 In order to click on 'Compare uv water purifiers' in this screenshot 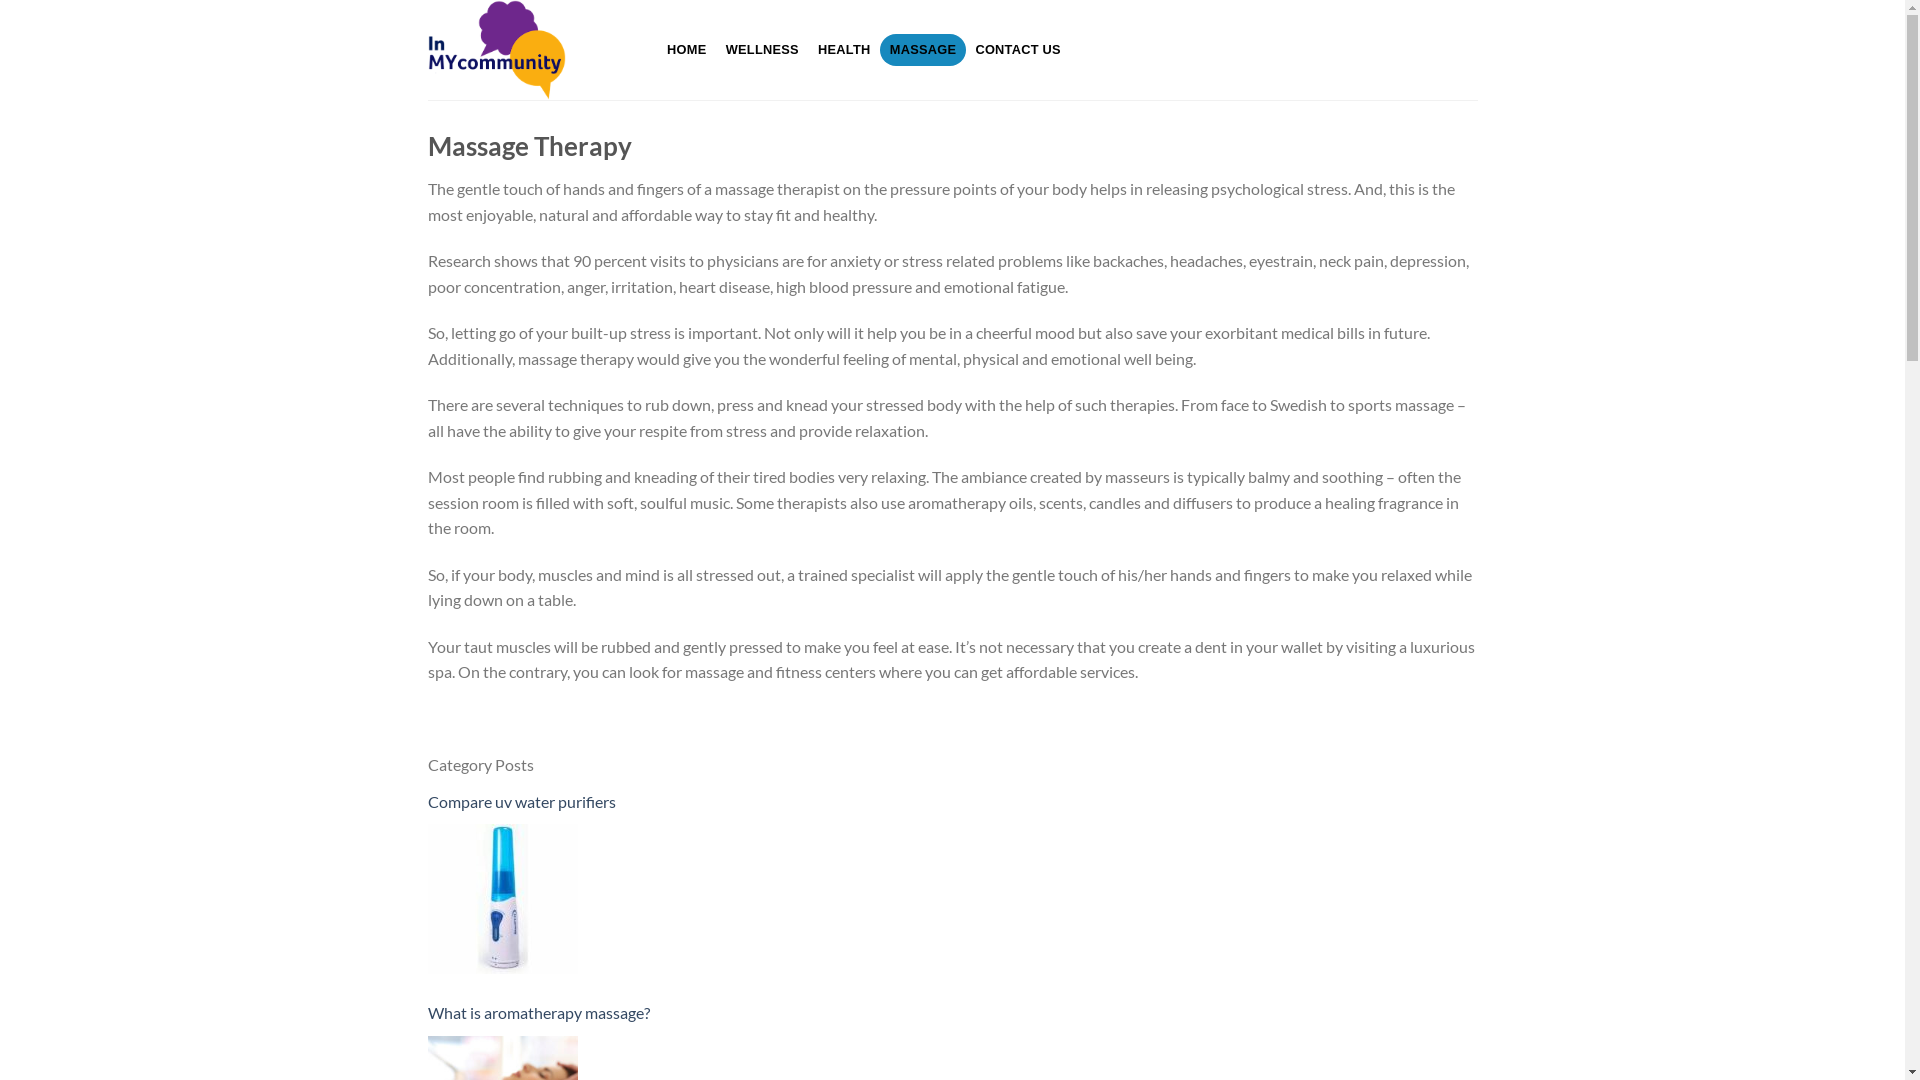, I will do `click(503, 897)`.